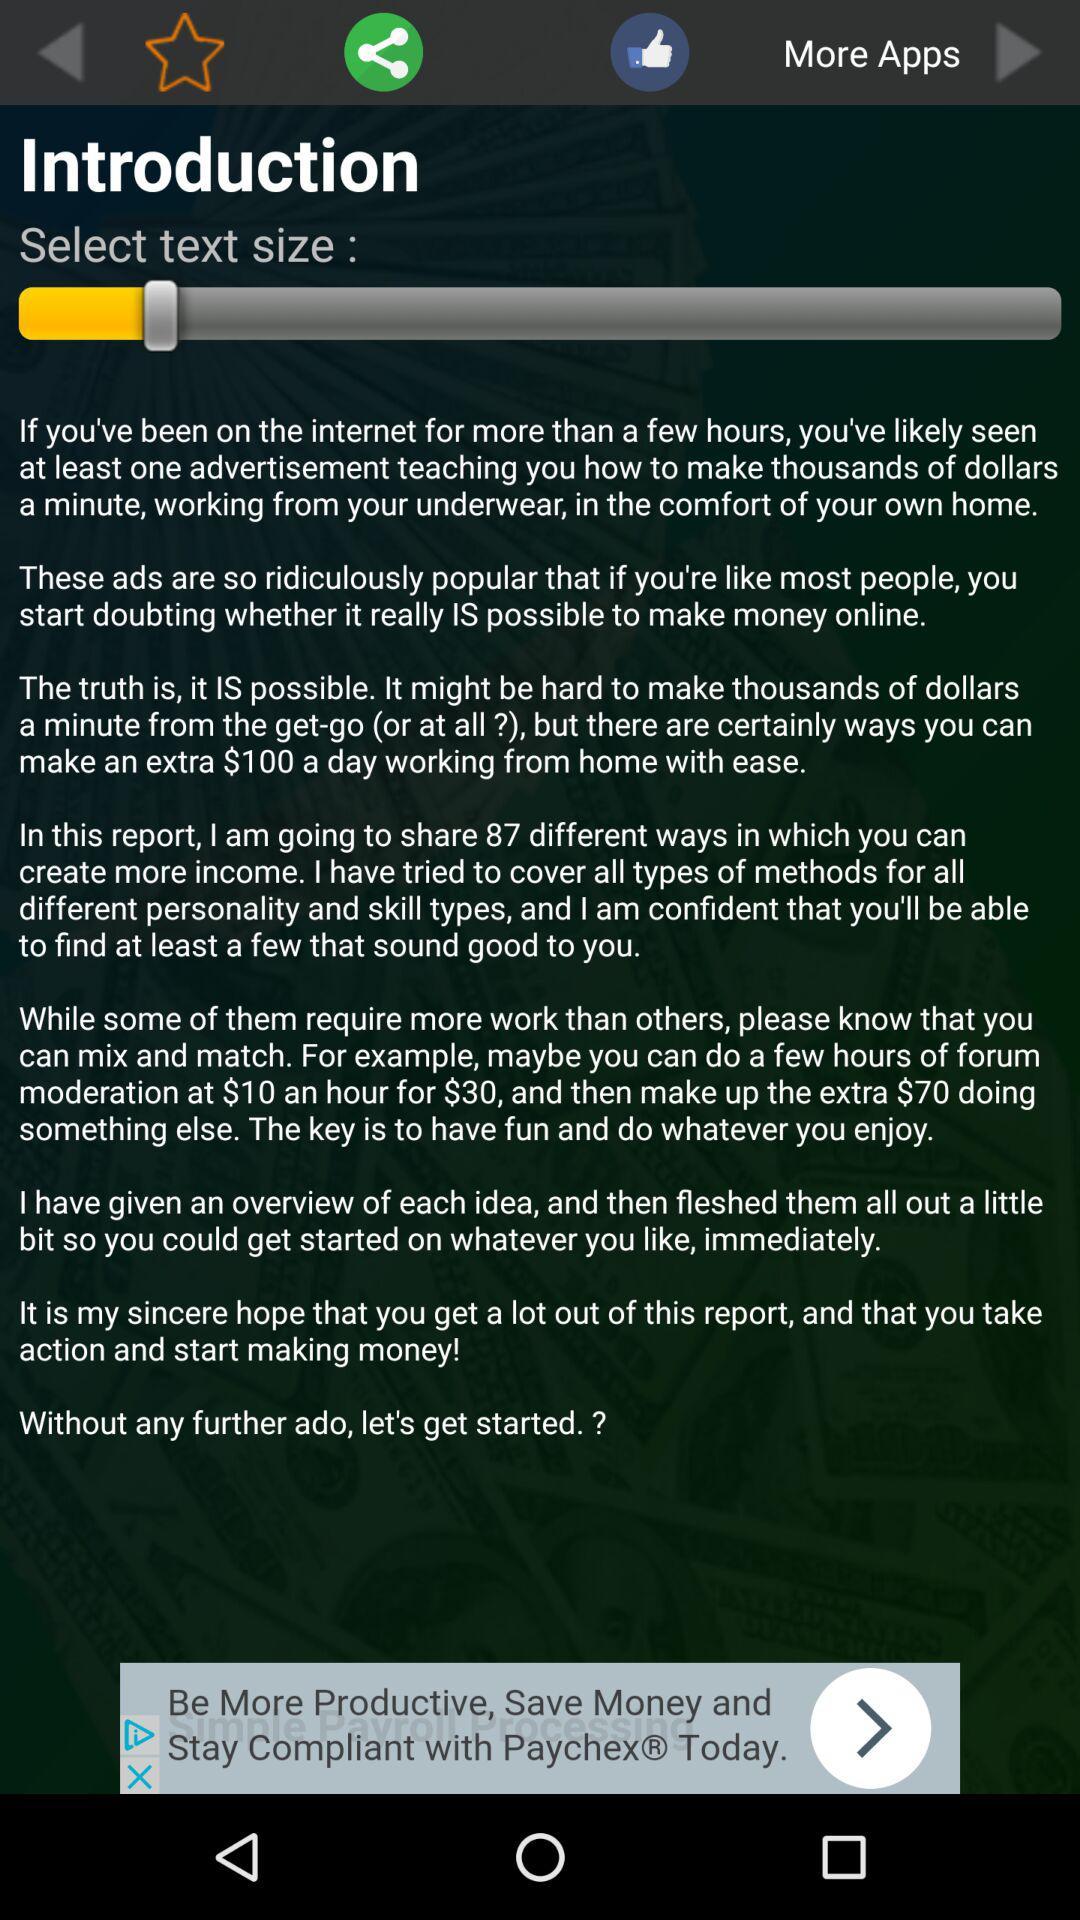  Describe the element at coordinates (58, 52) in the screenshot. I see `go back` at that location.